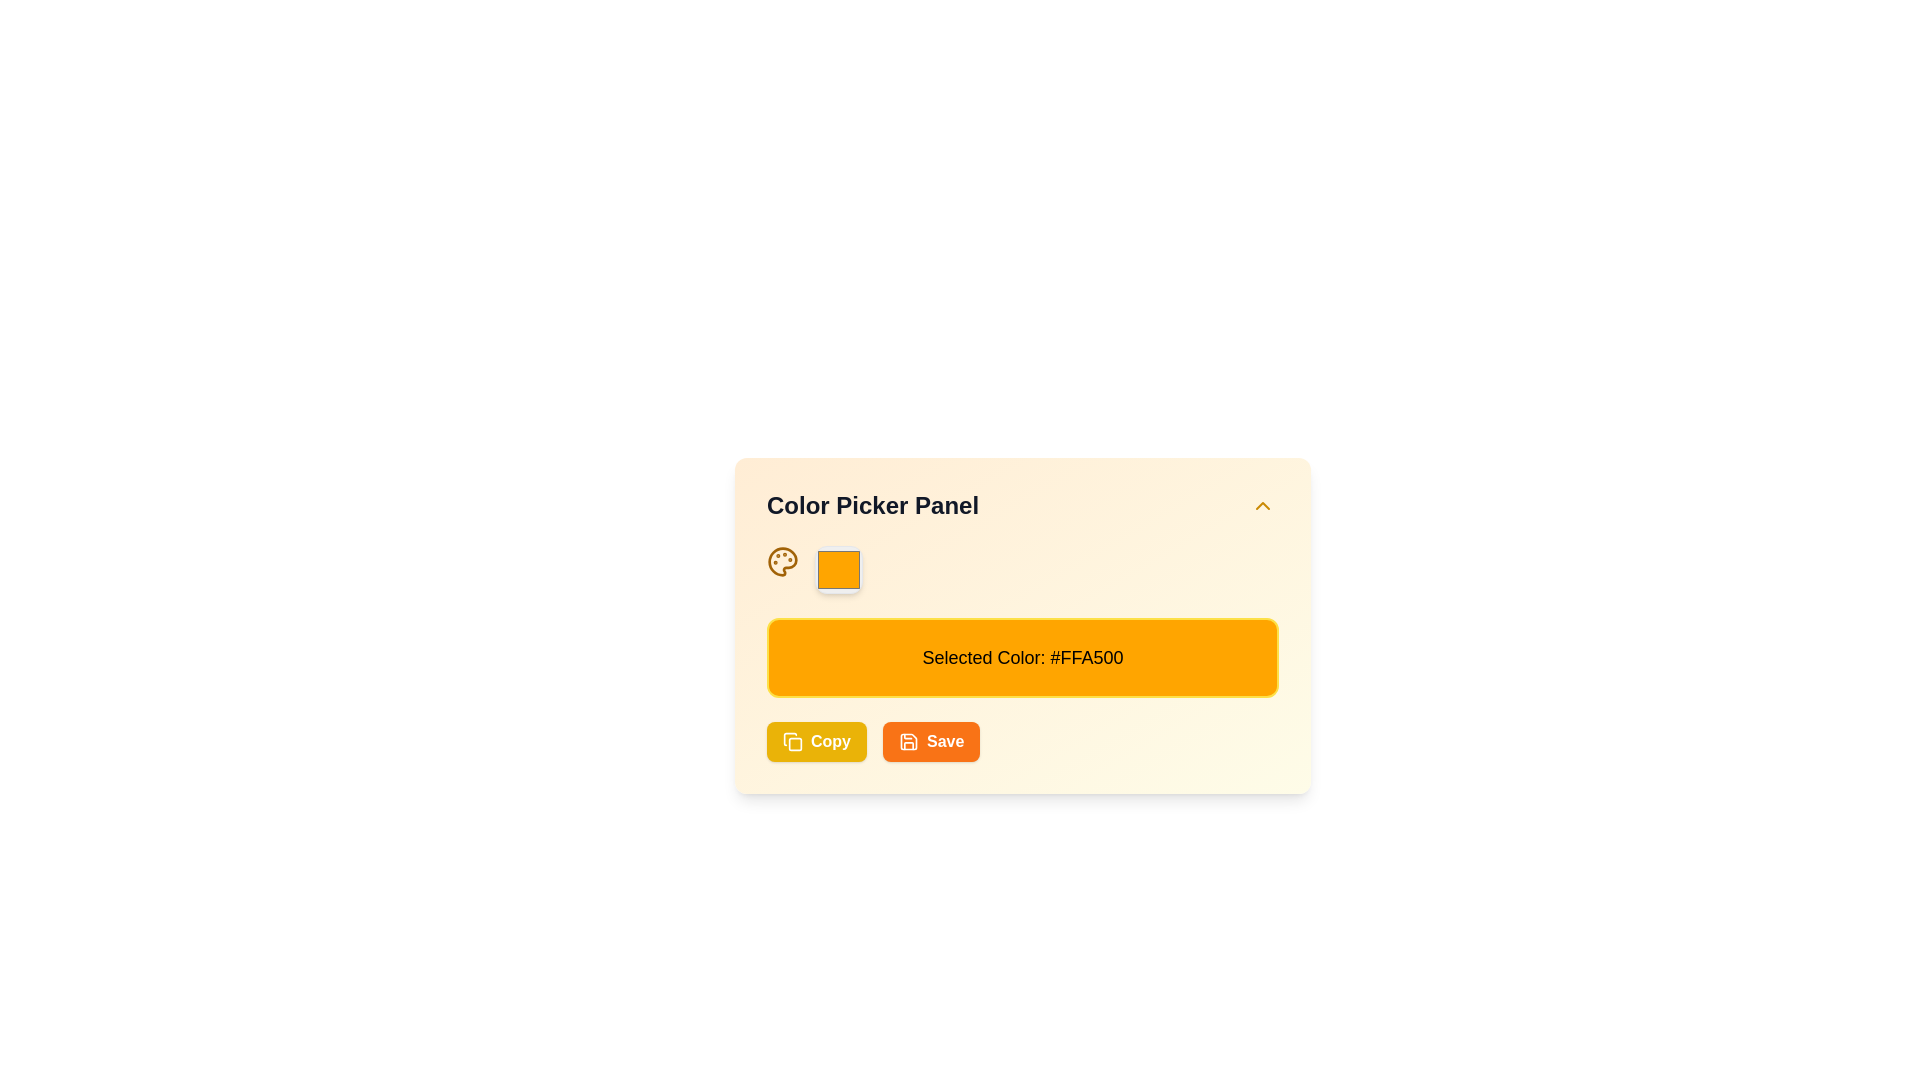 Image resolution: width=1920 pixels, height=1080 pixels. What do you see at coordinates (781, 562) in the screenshot?
I see `the color selection icon located at the top-left corner of the Color Picker Panel` at bounding box center [781, 562].